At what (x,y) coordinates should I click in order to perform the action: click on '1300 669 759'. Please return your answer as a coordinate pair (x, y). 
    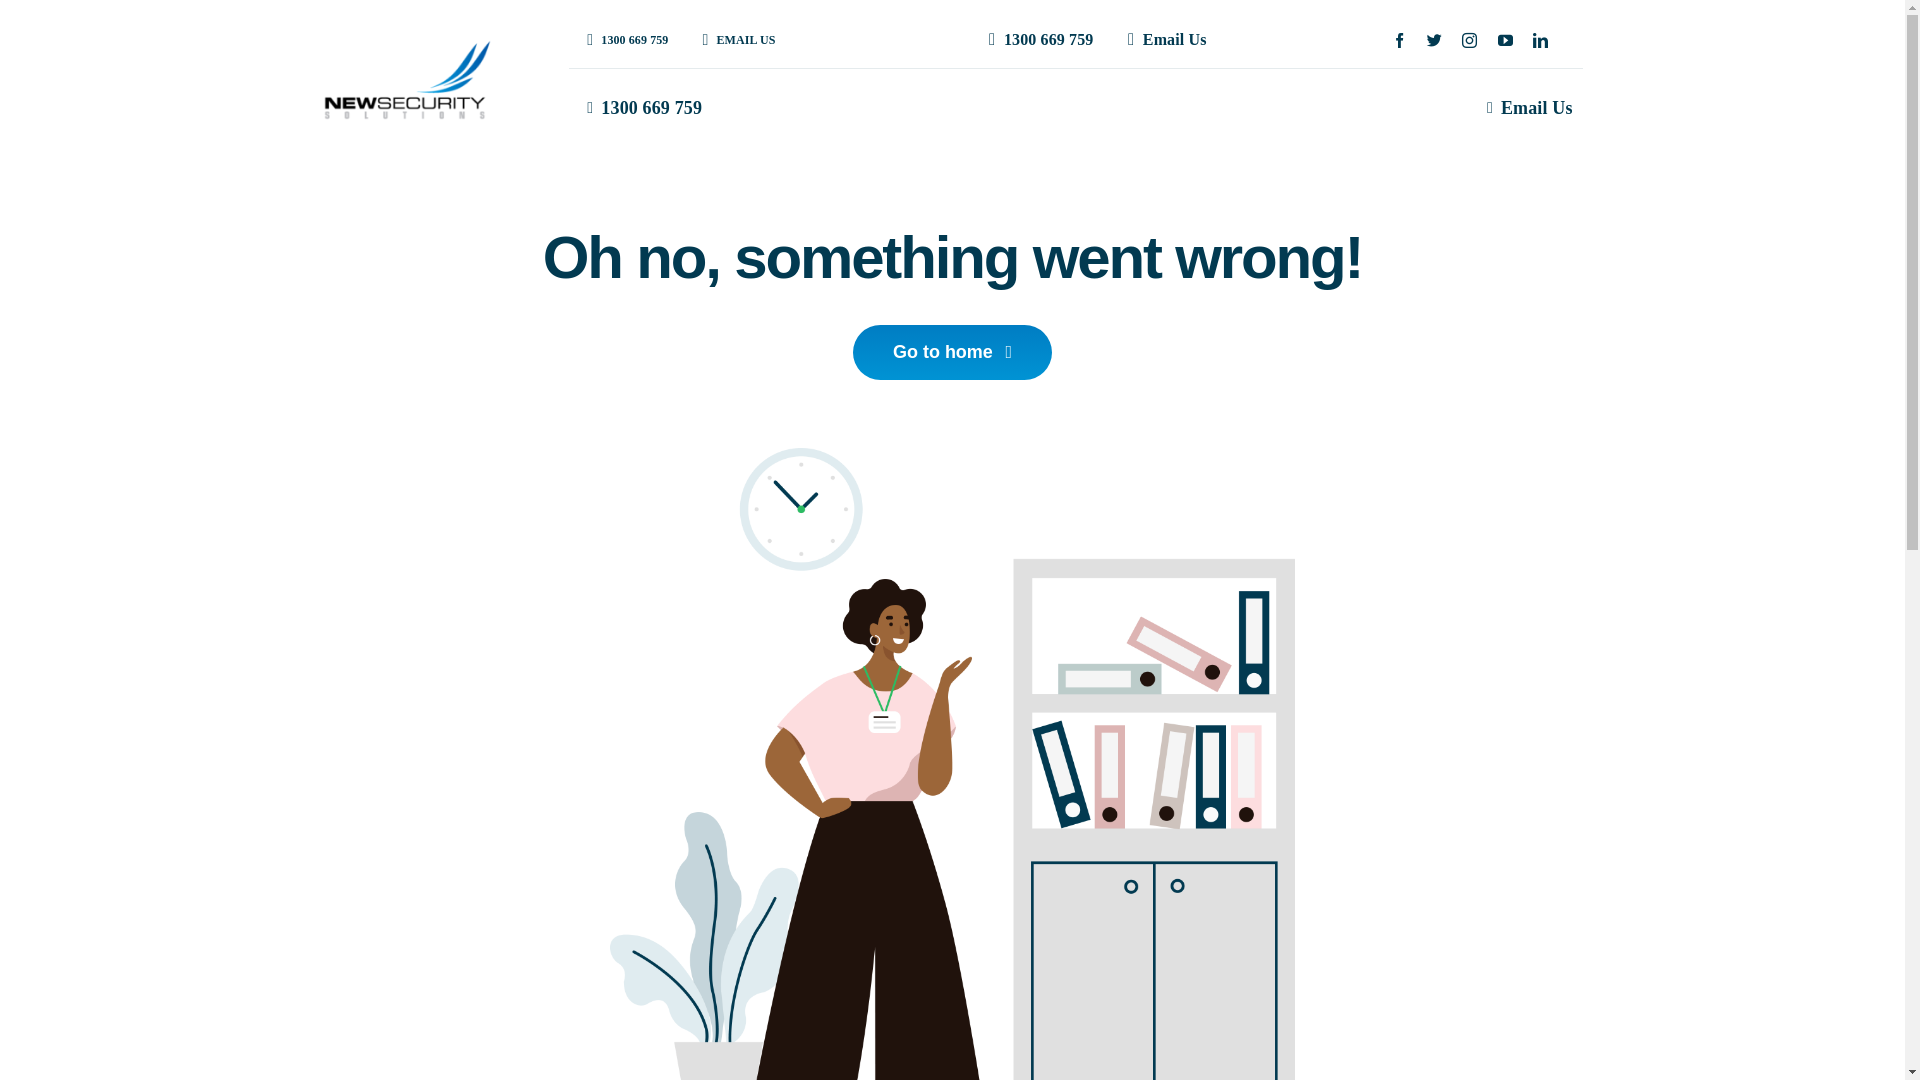
    Looking at the image, I should click on (1037, 40).